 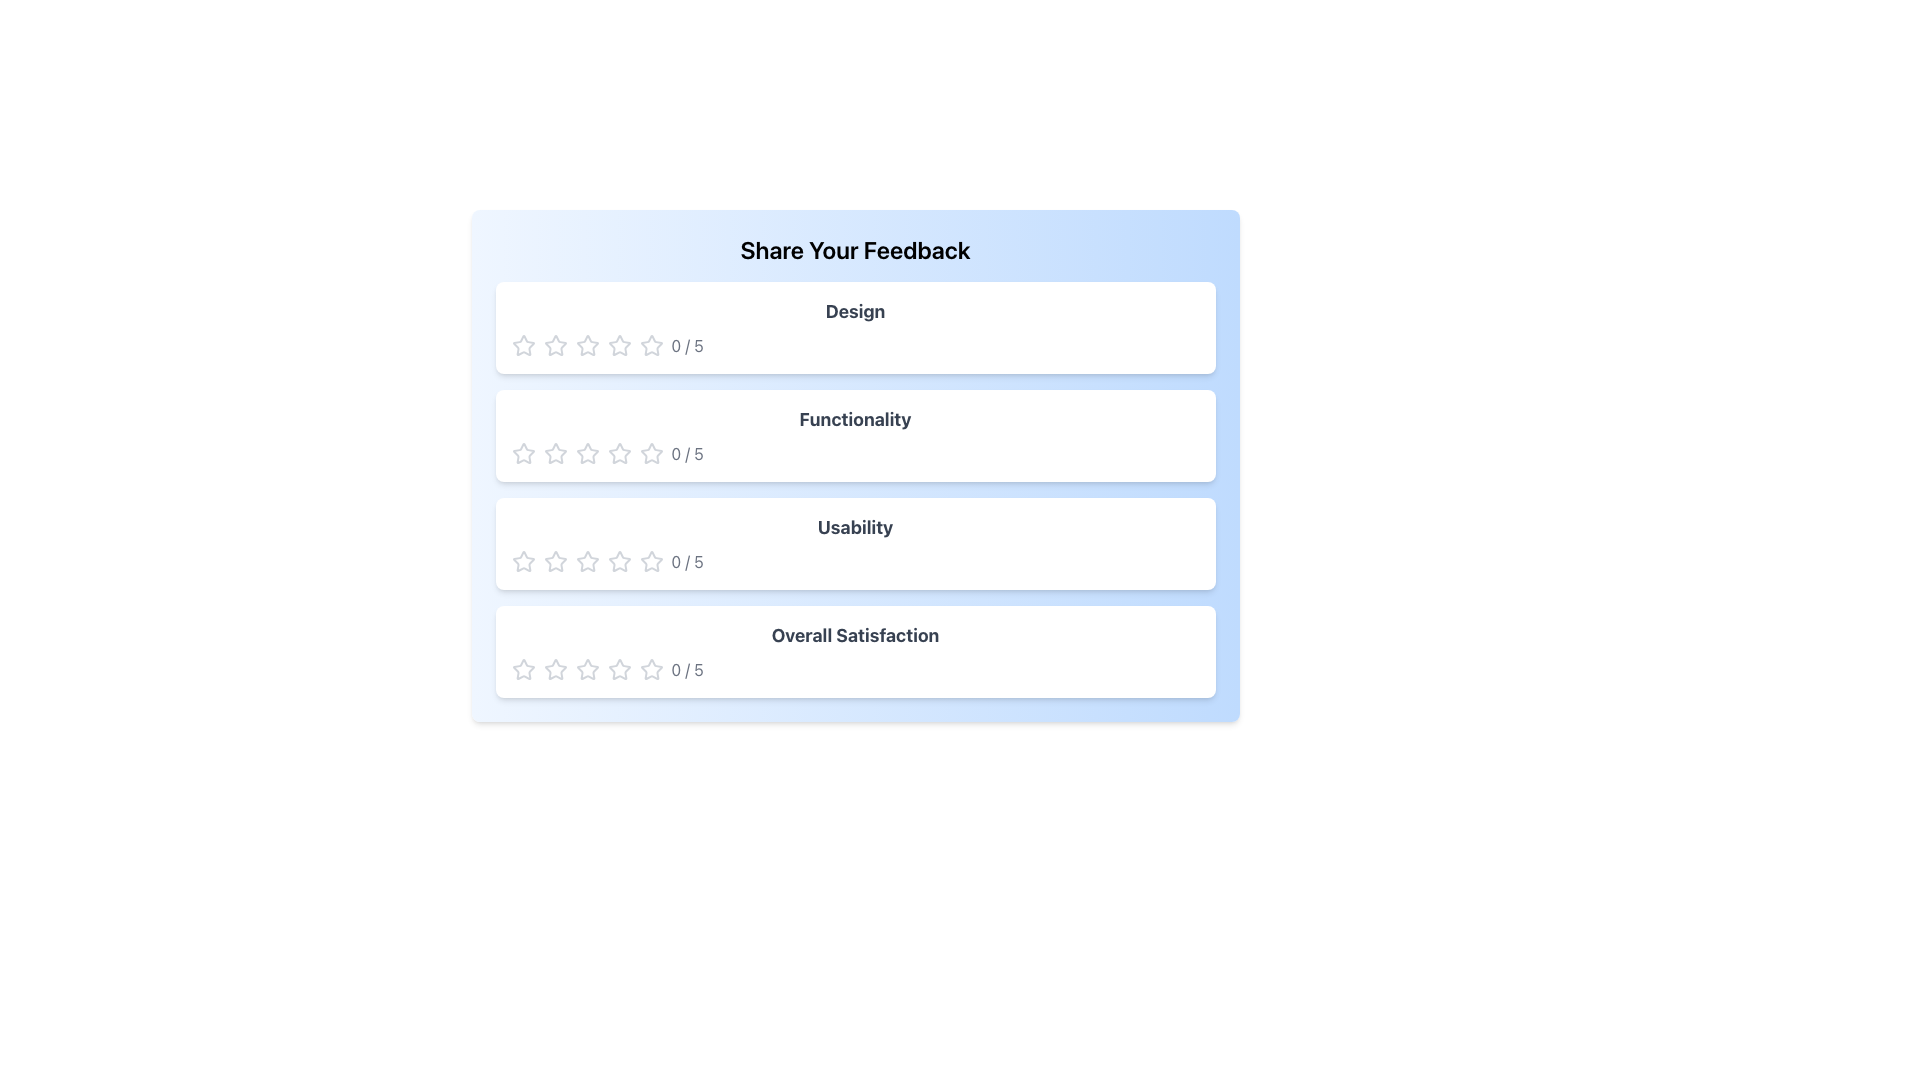 I want to click on the second star-shaped icon in the rating system for 'Functionality', which is styled as a hollow outline in light gray, so click(x=586, y=453).